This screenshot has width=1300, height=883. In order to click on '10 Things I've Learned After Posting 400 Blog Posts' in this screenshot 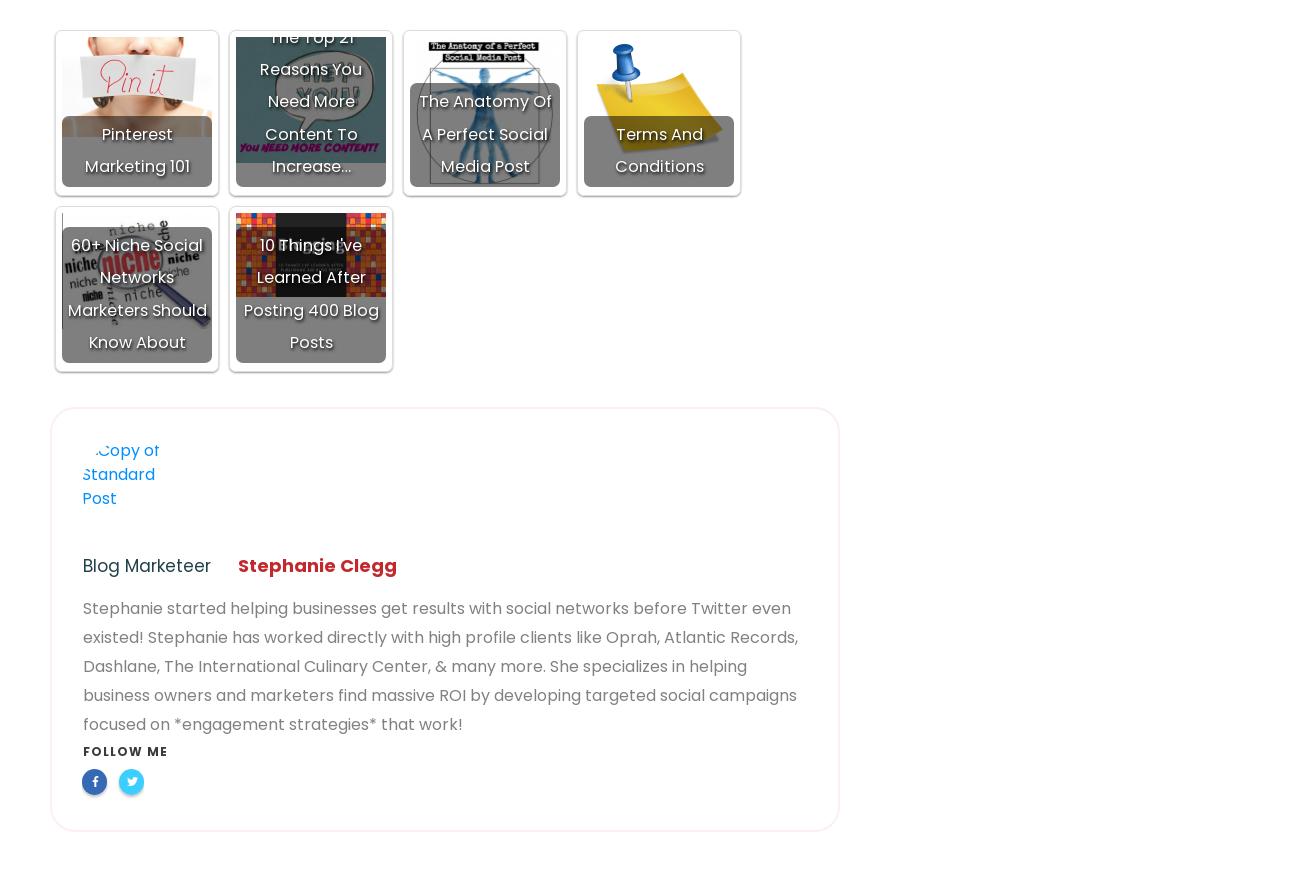, I will do `click(241, 293)`.